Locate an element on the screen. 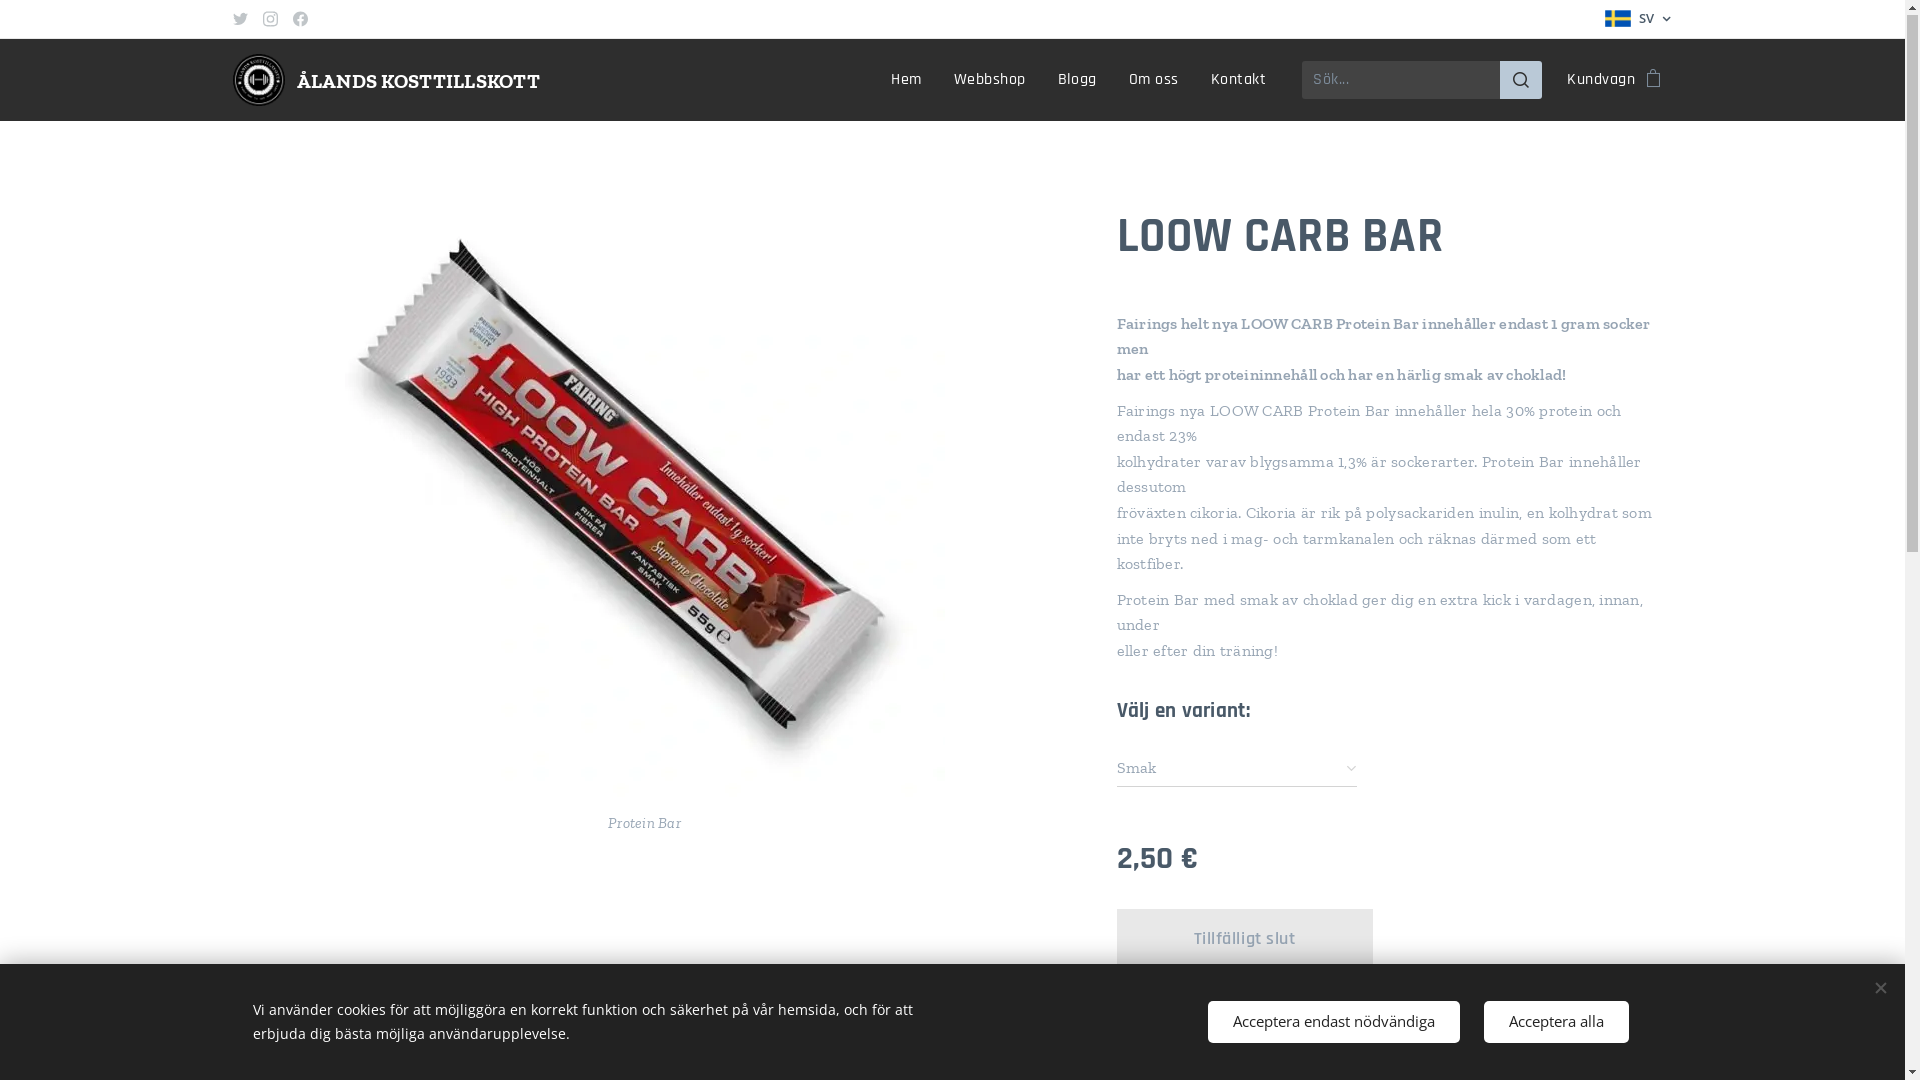 The height and width of the screenshot is (1080, 1920). 'Kontakt' is located at coordinates (1195, 80).